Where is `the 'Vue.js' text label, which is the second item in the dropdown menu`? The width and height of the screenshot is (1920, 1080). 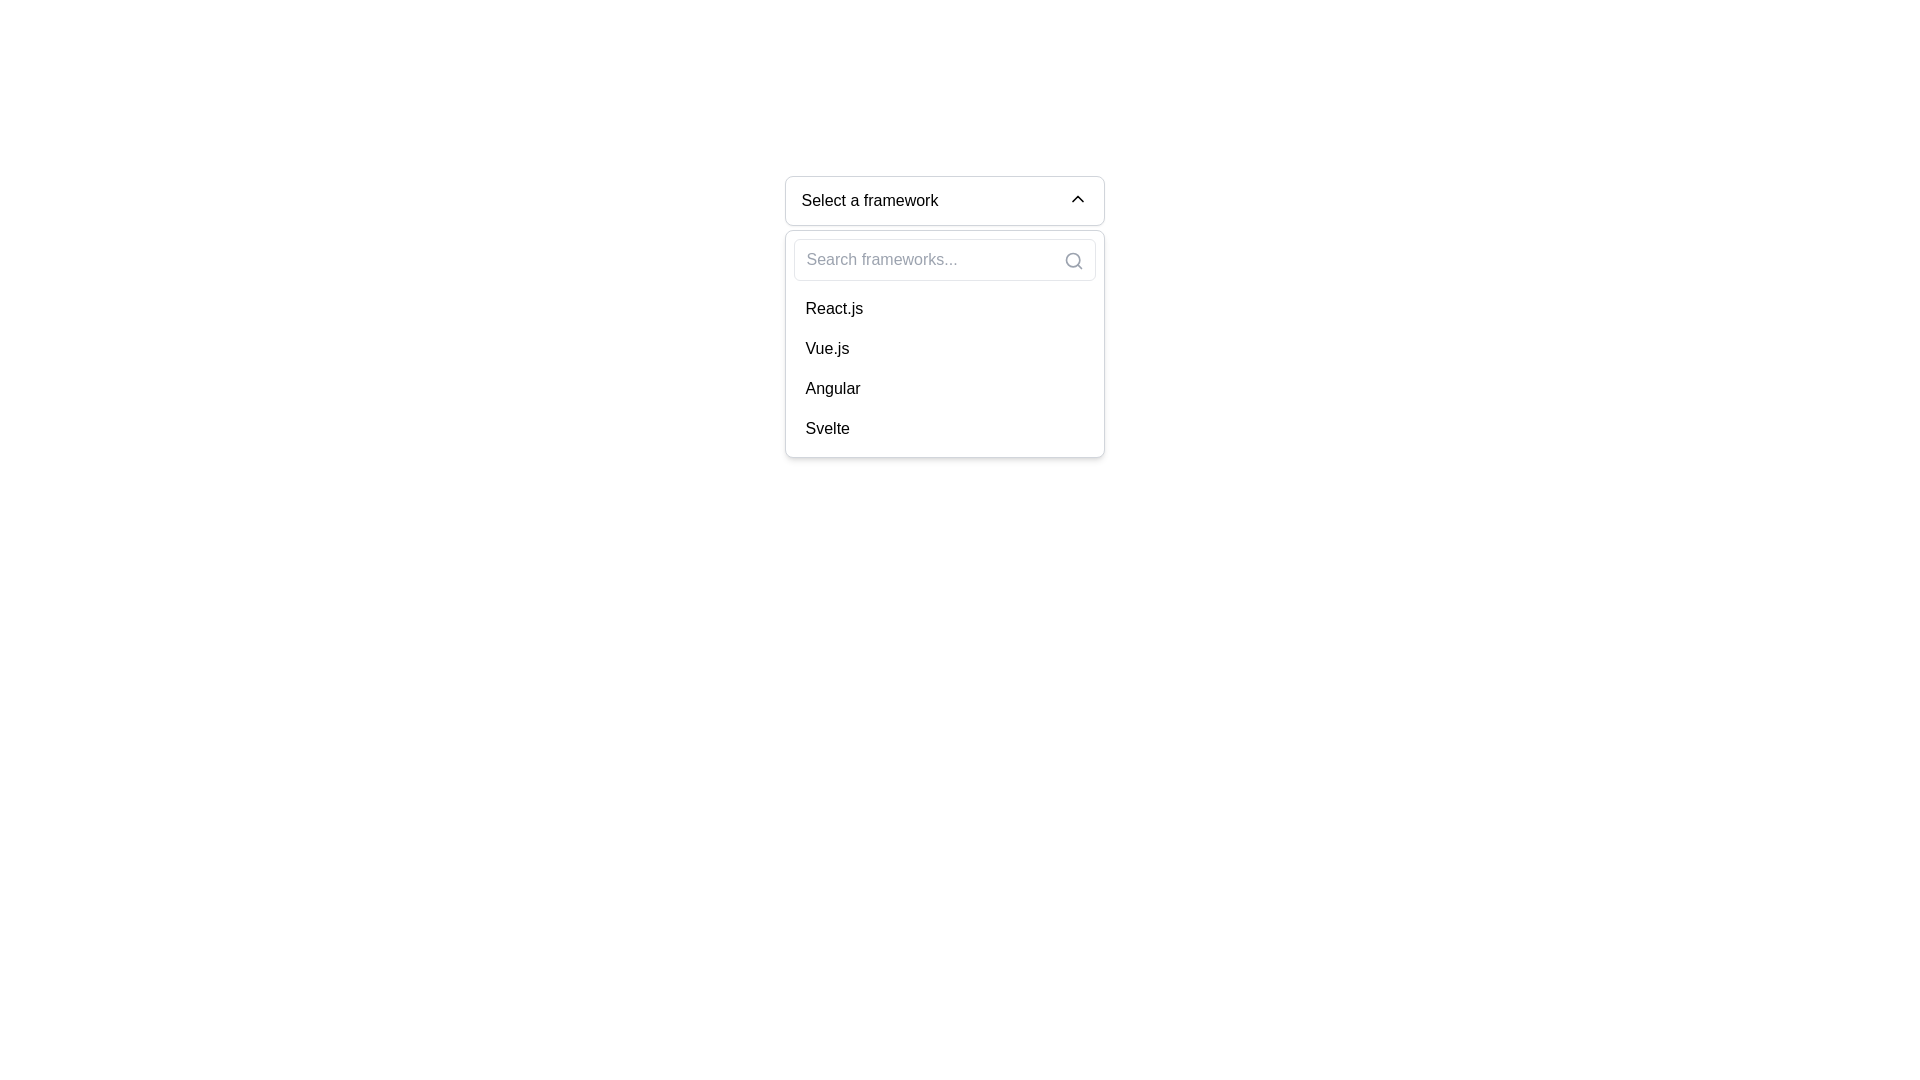
the 'Vue.js' text label, which is the second item in the dropdown menu is located at coordinates (827, 347).